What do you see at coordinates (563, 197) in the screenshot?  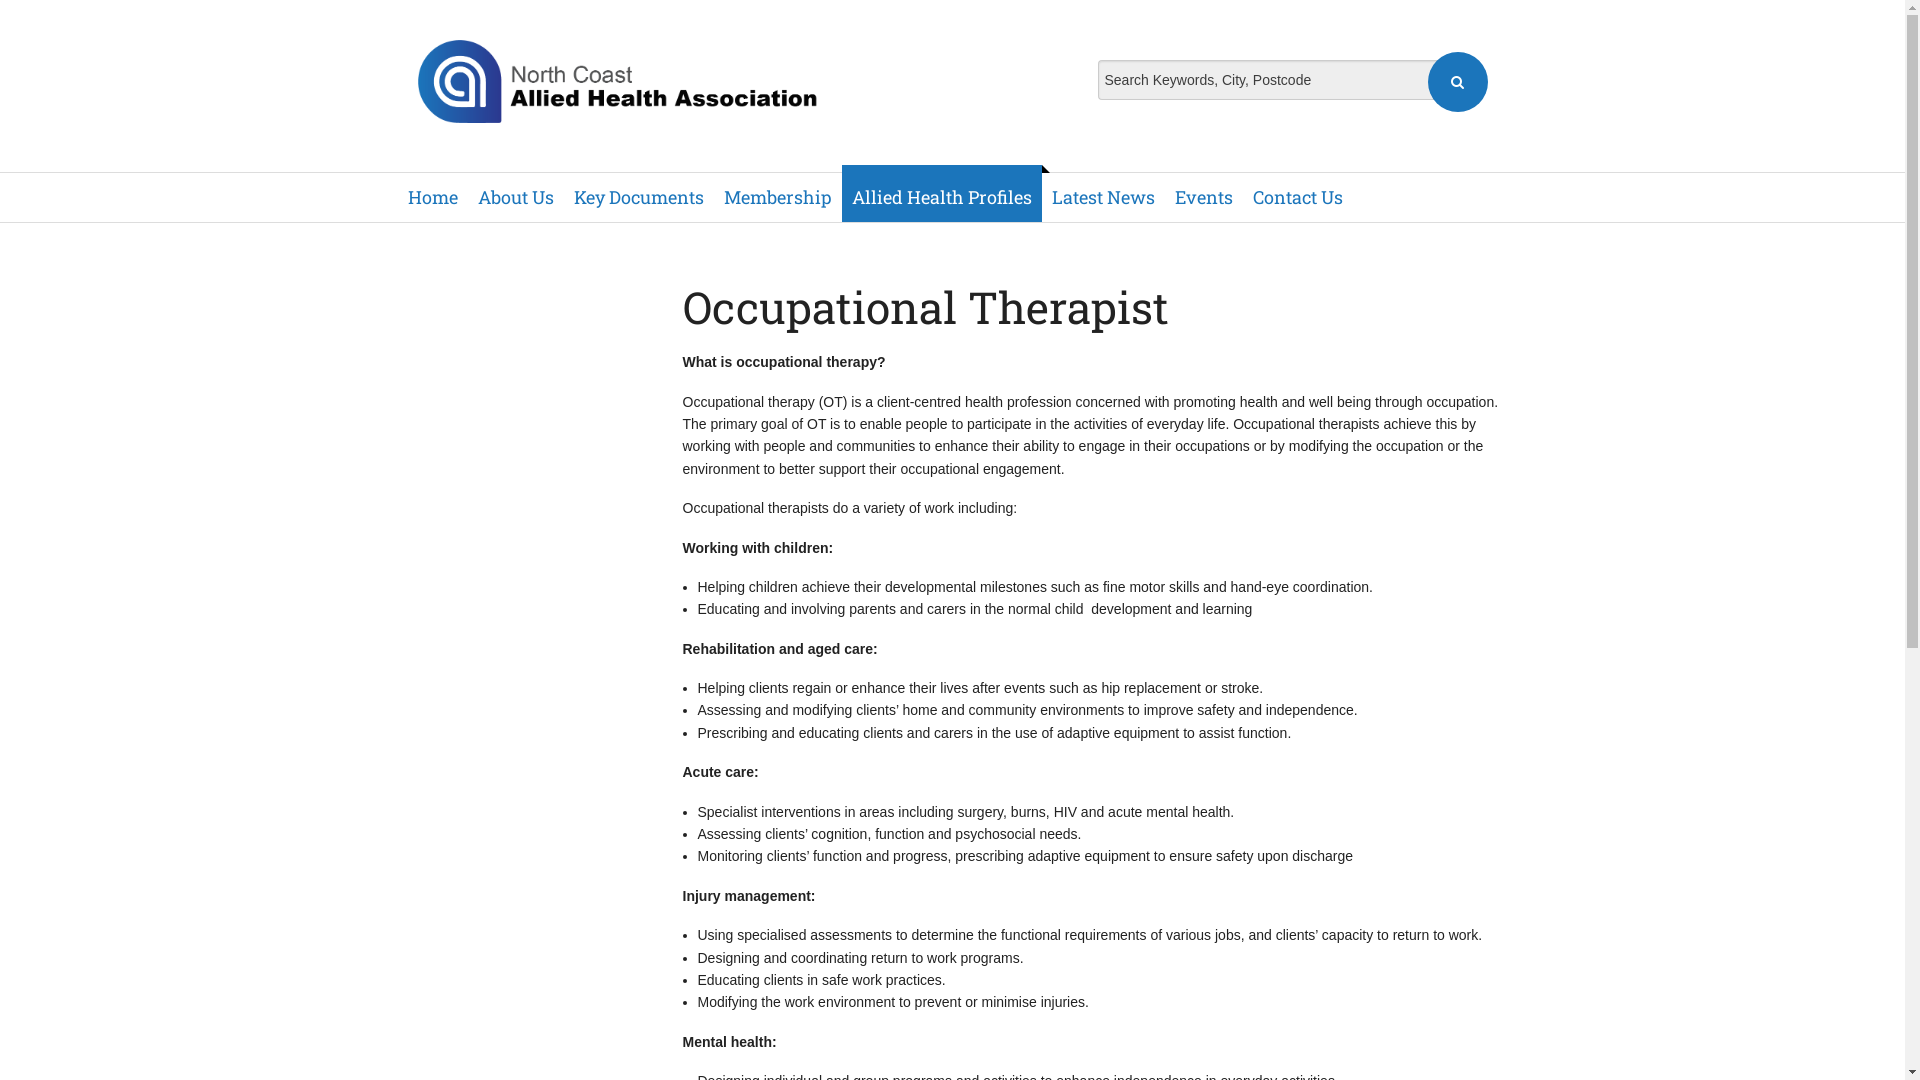 I see `'Key Documents'` at bounding box center [563, 197].